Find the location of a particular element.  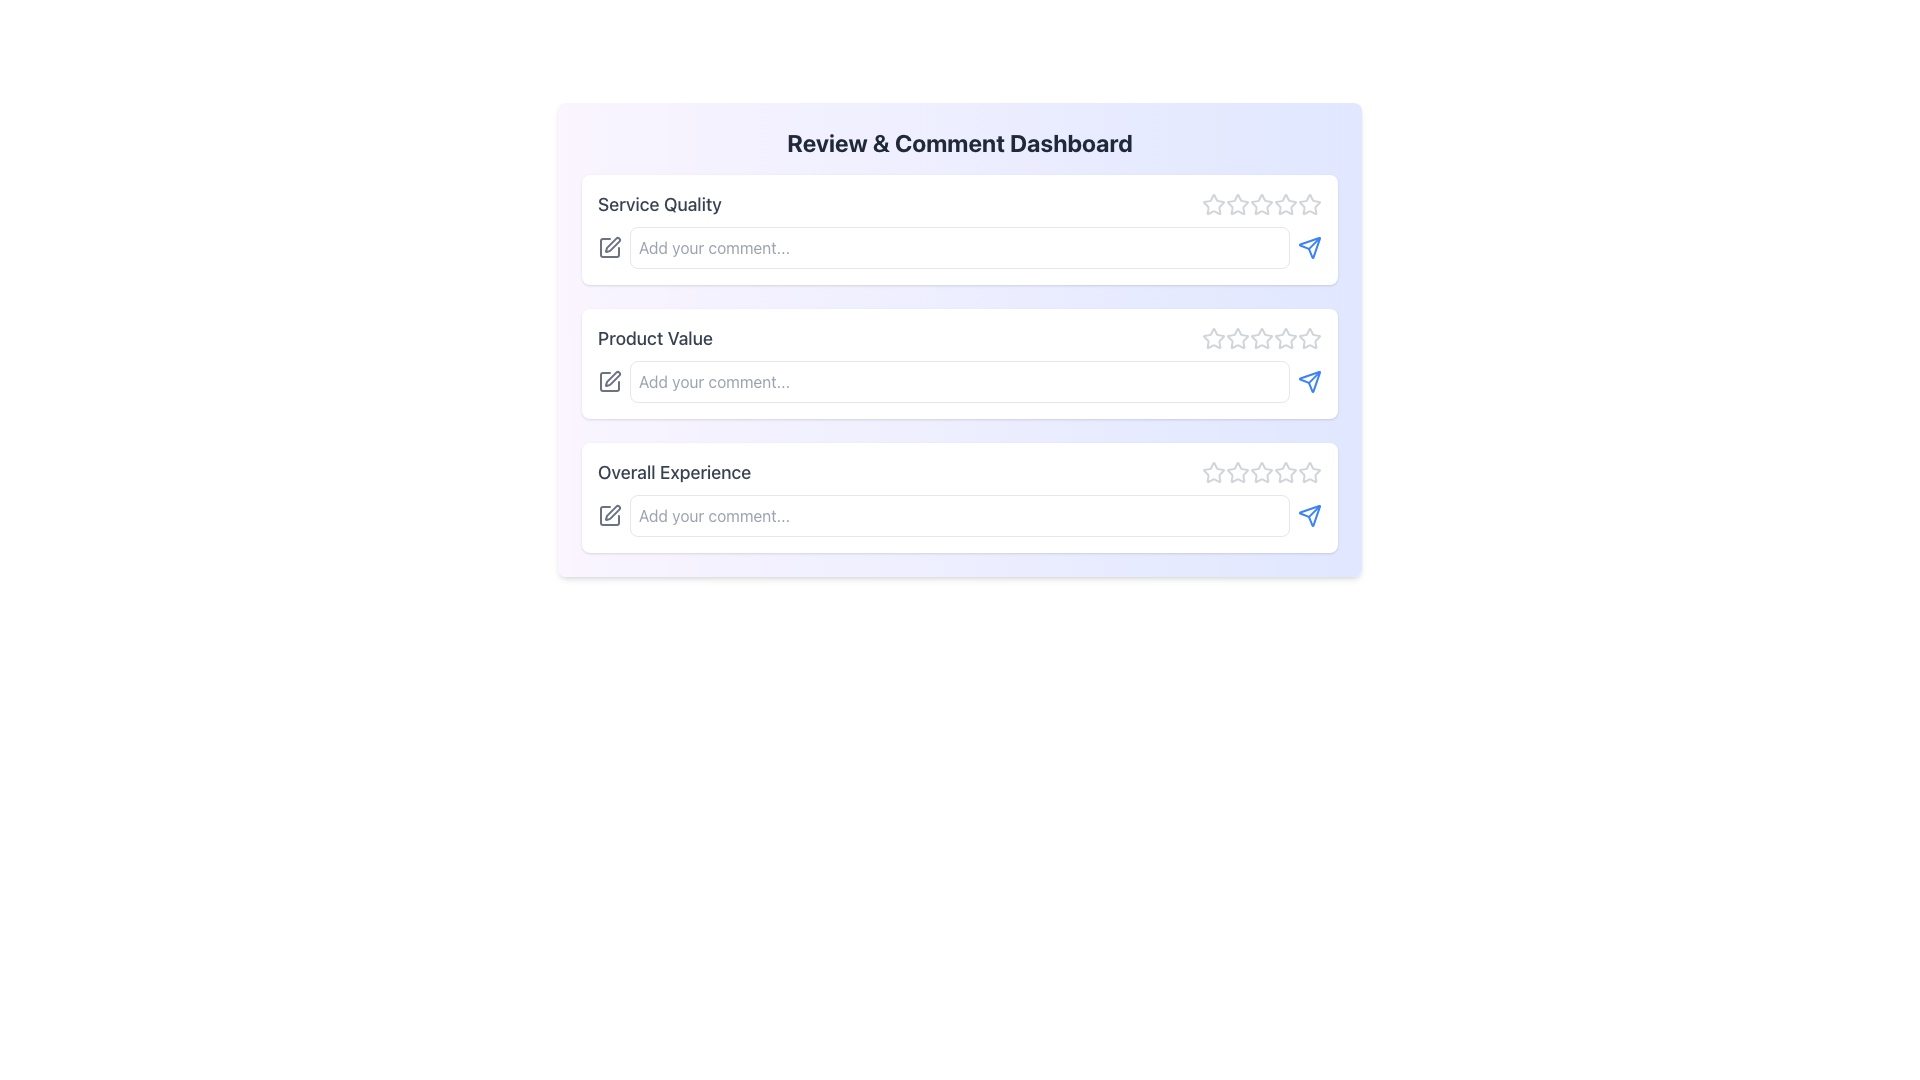

the fifth star rating icon for 'Service Quality' is located at coordinates (1310, 204).